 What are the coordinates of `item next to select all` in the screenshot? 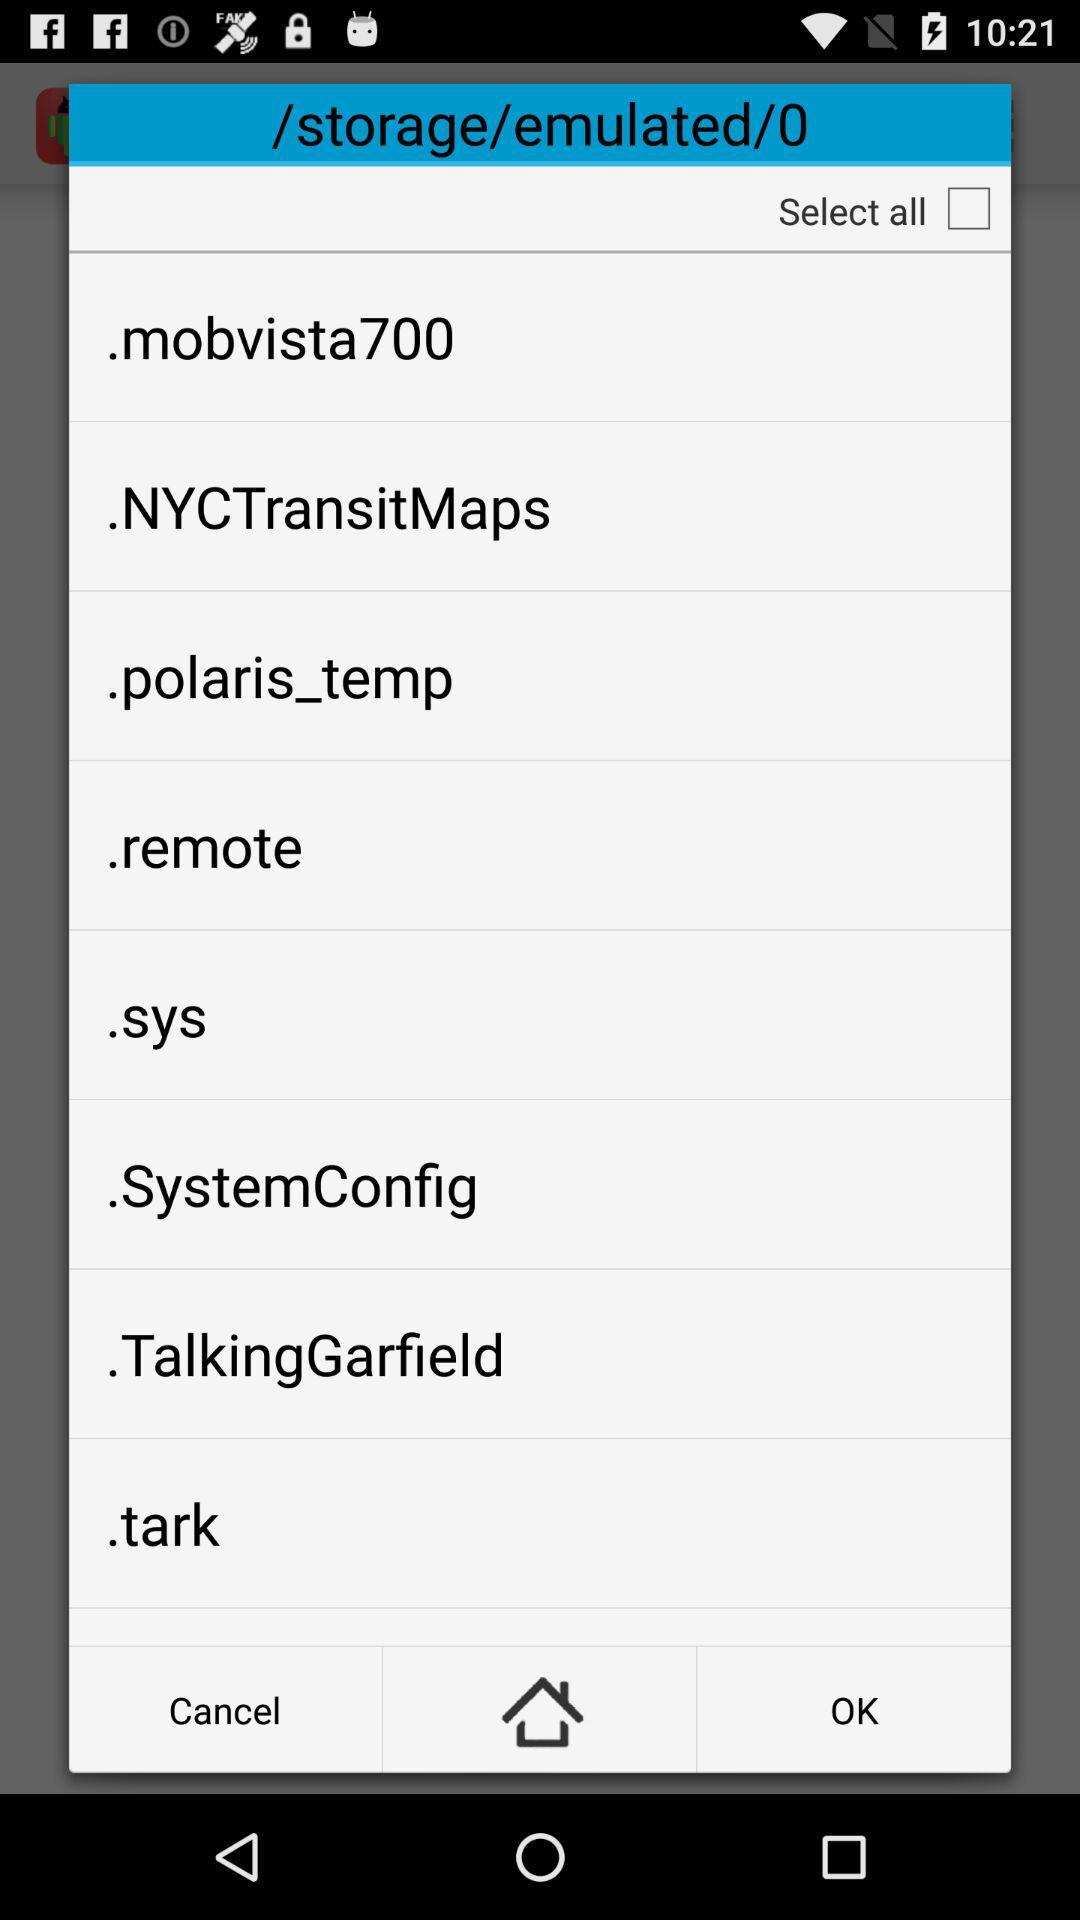 It's located at (967, 208).